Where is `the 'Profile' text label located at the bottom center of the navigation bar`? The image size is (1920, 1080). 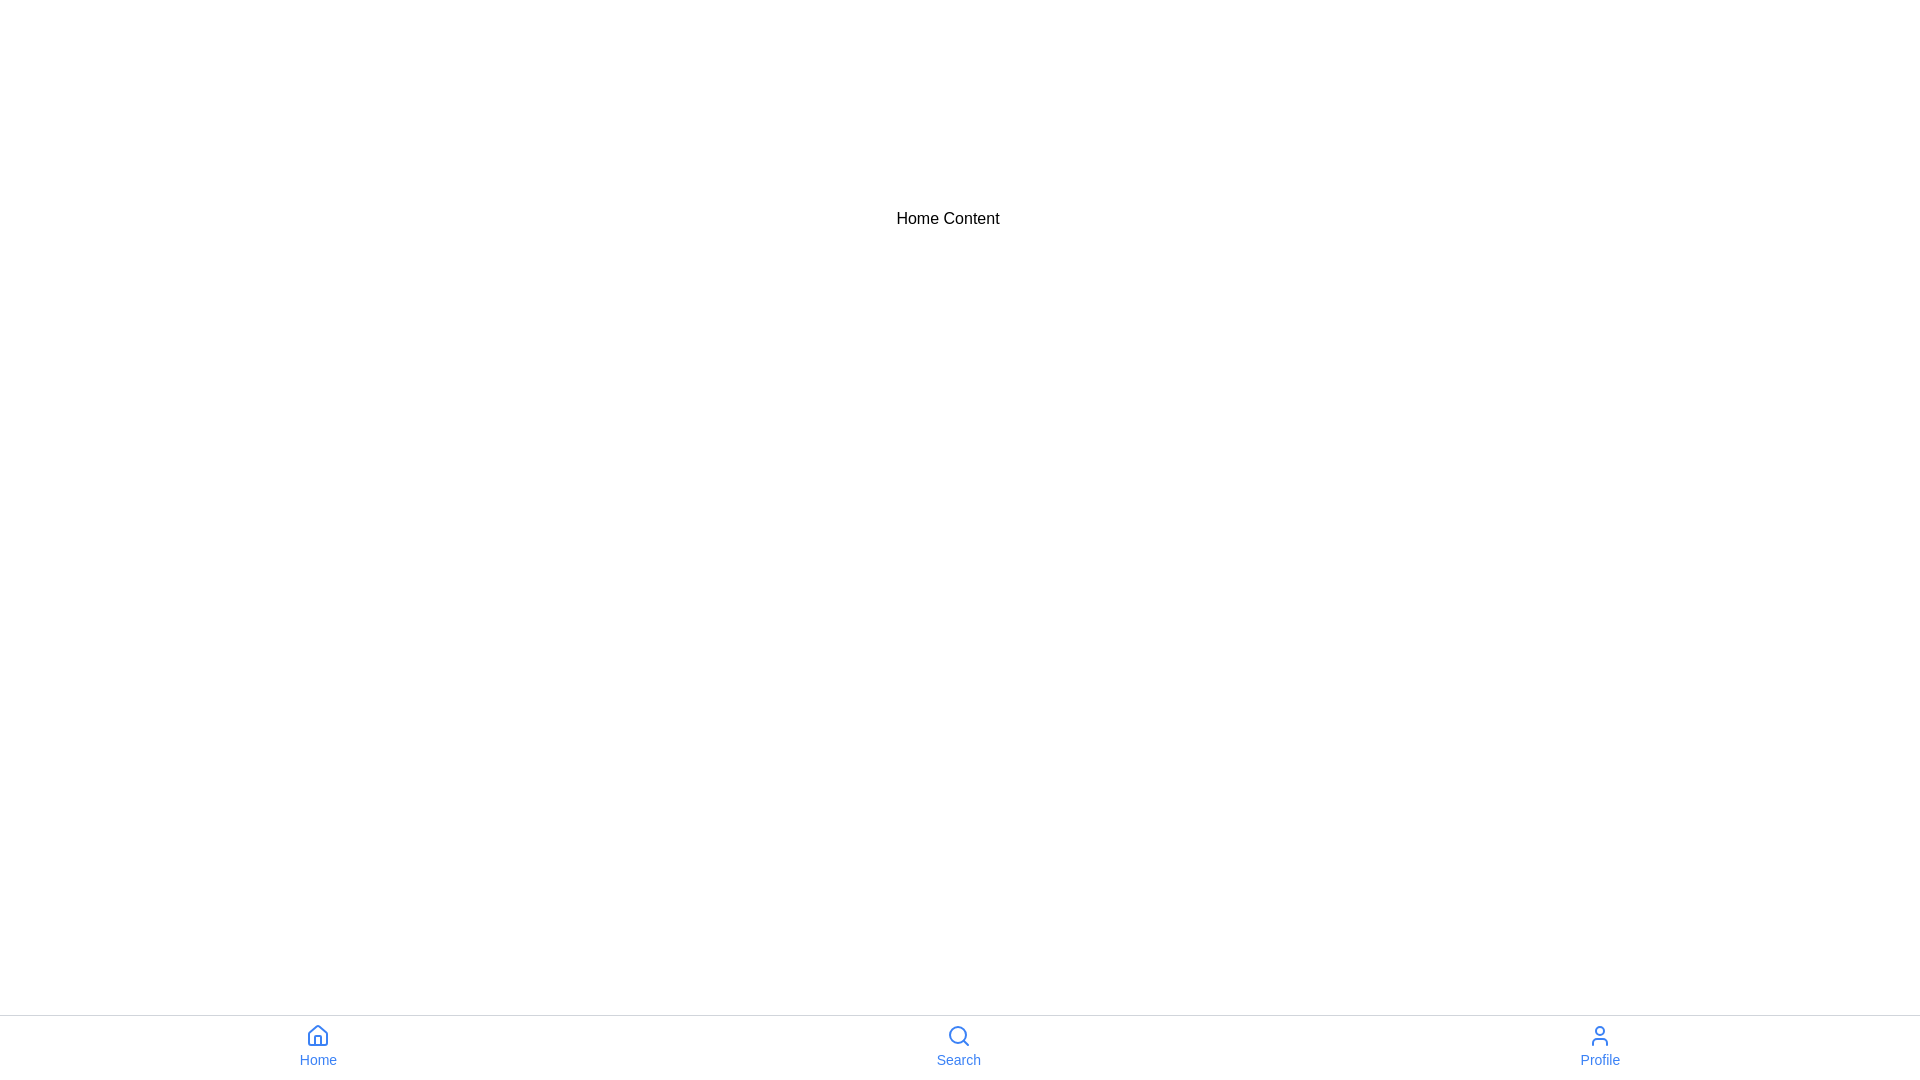
the 'Profile' text label located at the bottom center of the navigation bar is located at coordinates (1598, 1059).